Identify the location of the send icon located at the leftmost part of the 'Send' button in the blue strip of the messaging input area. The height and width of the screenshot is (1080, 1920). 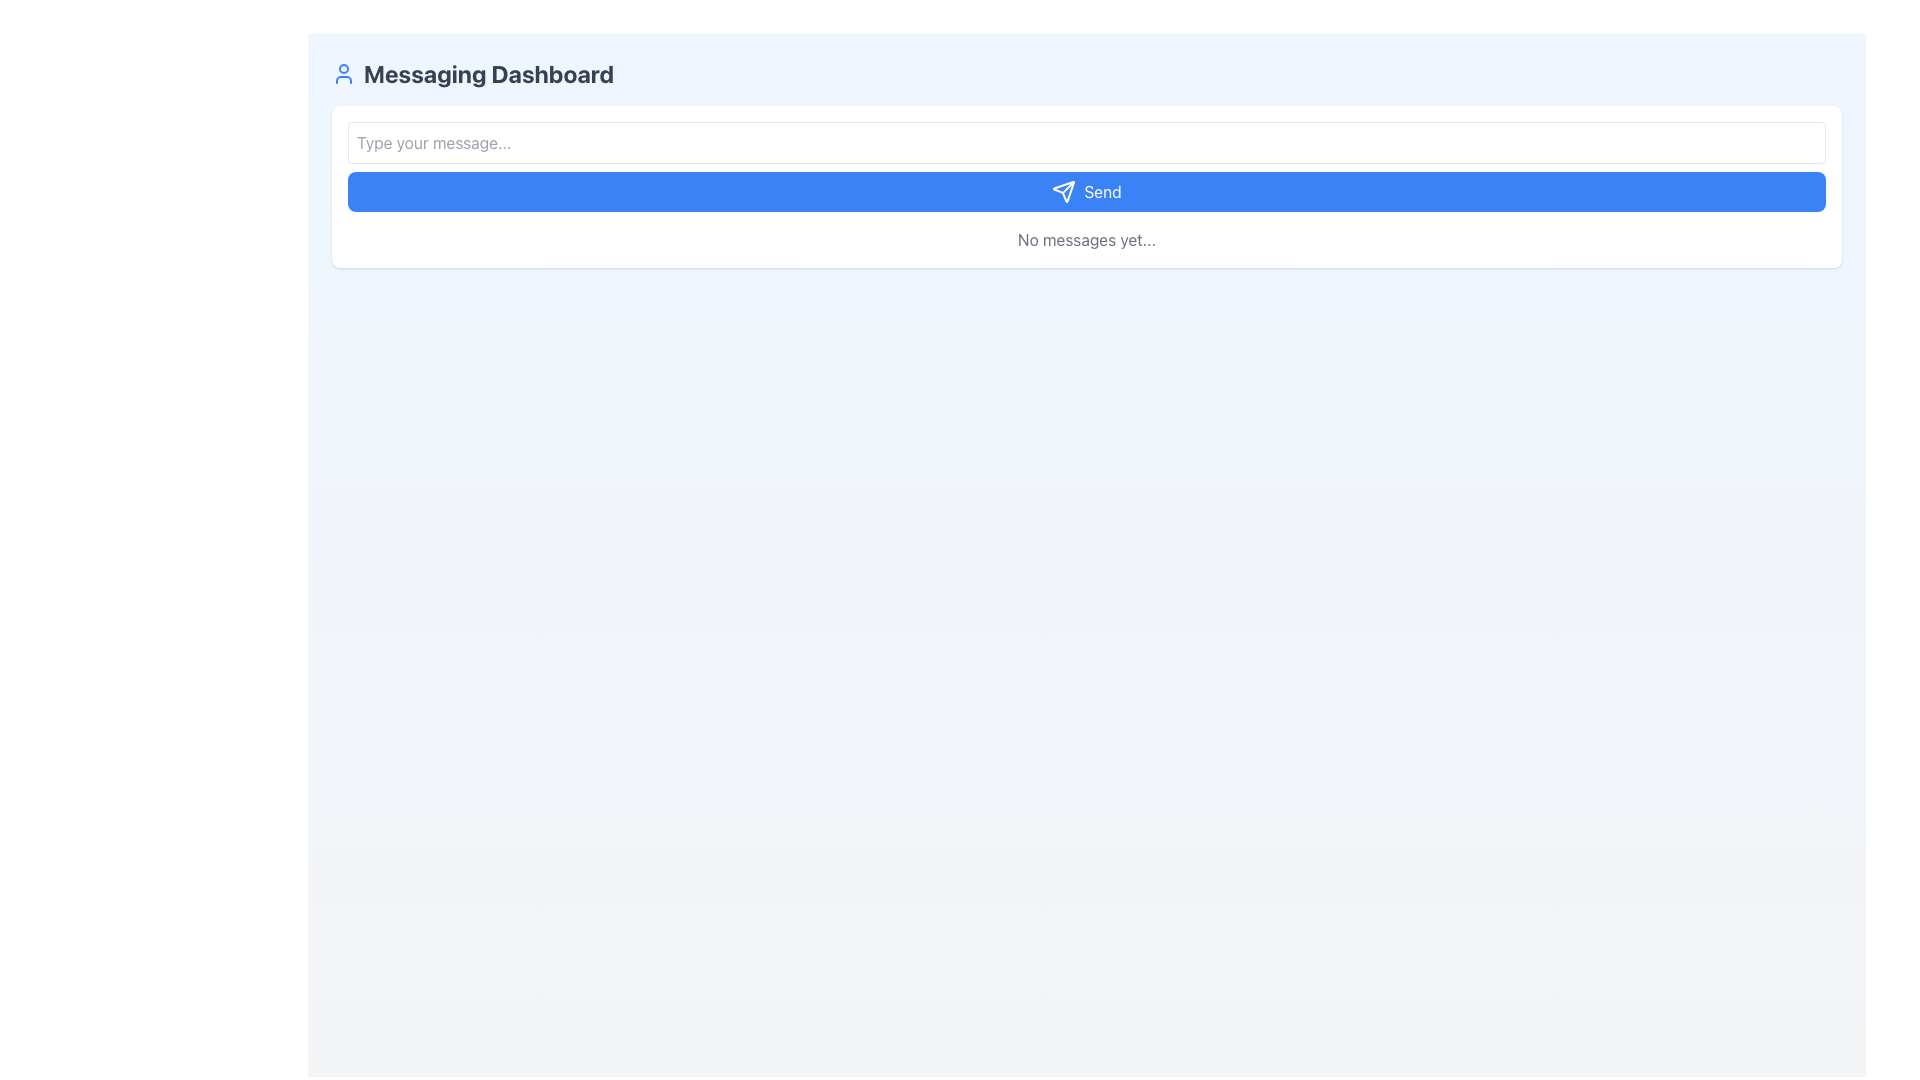
(1063, 192).